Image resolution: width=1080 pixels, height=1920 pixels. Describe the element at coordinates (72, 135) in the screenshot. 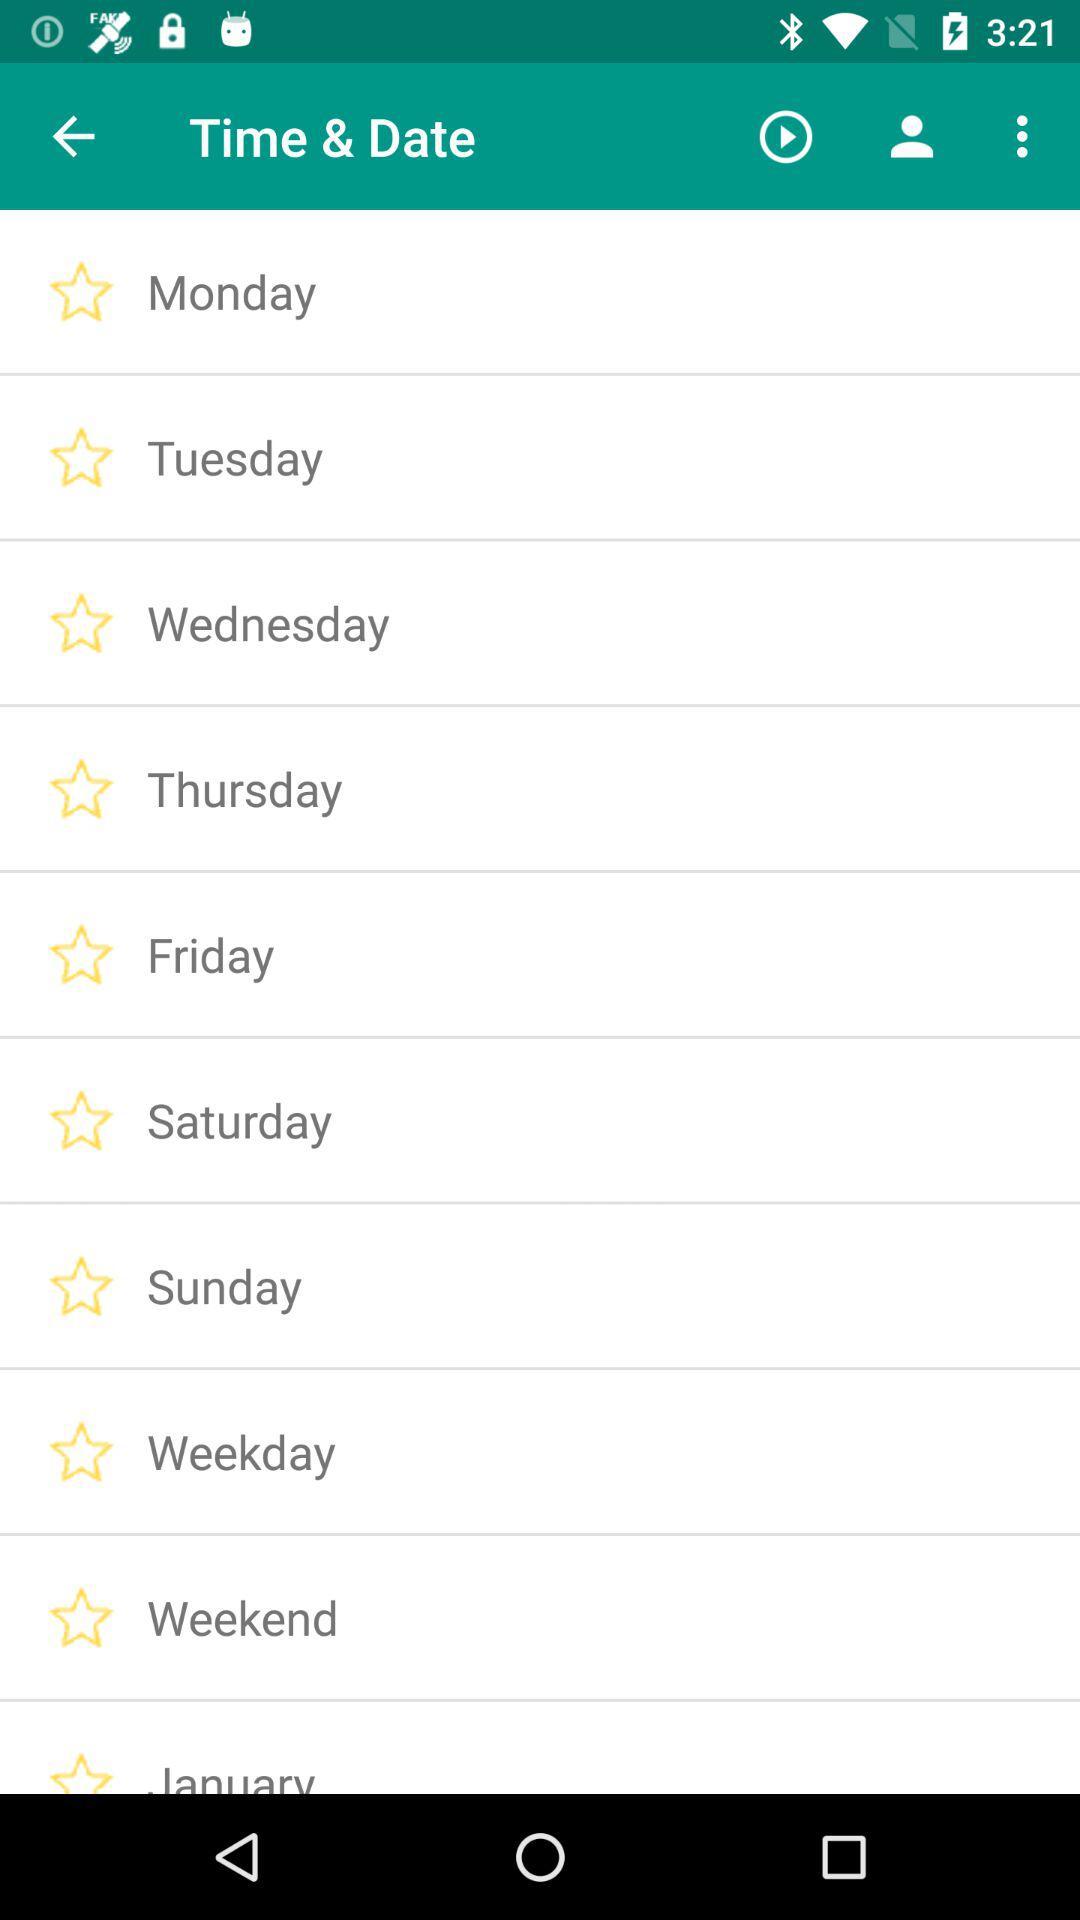

I see `the icon to the left of the time & date item` at that location.